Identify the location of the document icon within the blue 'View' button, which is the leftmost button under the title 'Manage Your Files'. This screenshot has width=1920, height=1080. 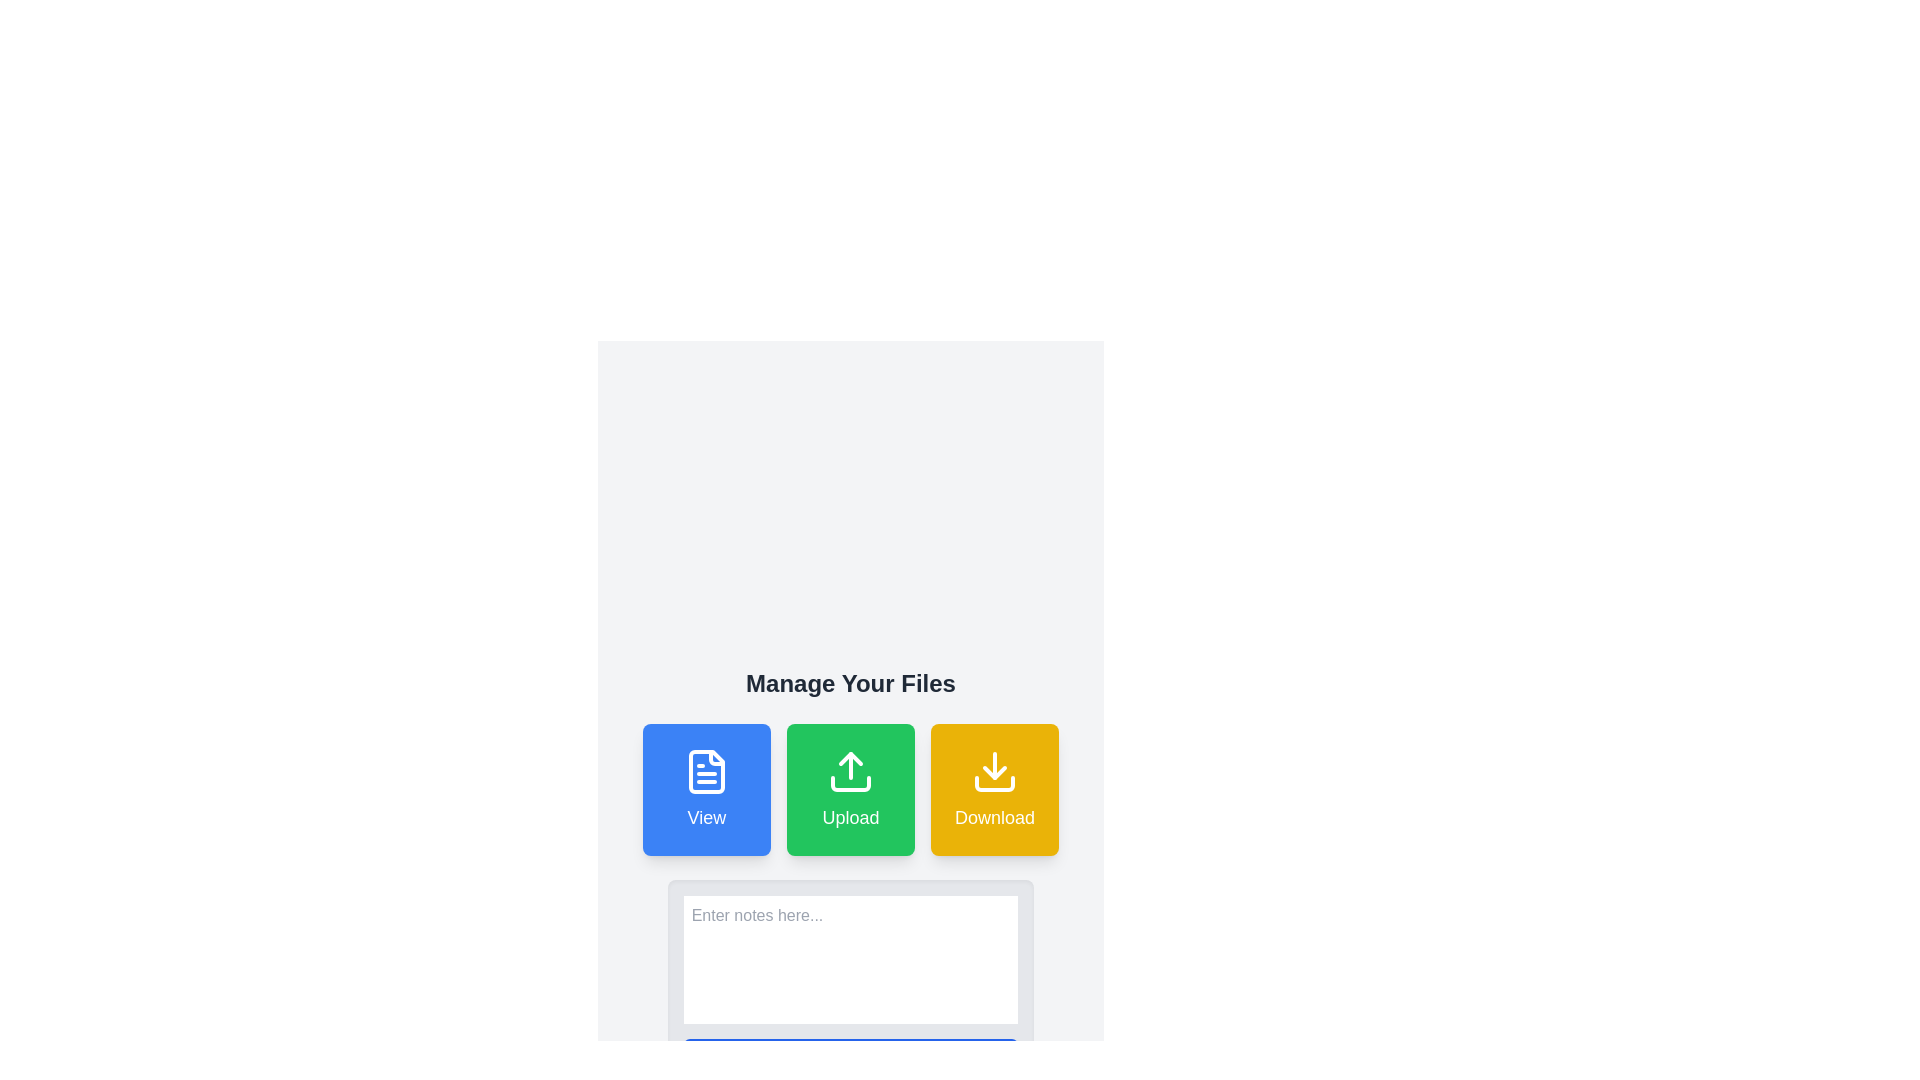
(706, 770).